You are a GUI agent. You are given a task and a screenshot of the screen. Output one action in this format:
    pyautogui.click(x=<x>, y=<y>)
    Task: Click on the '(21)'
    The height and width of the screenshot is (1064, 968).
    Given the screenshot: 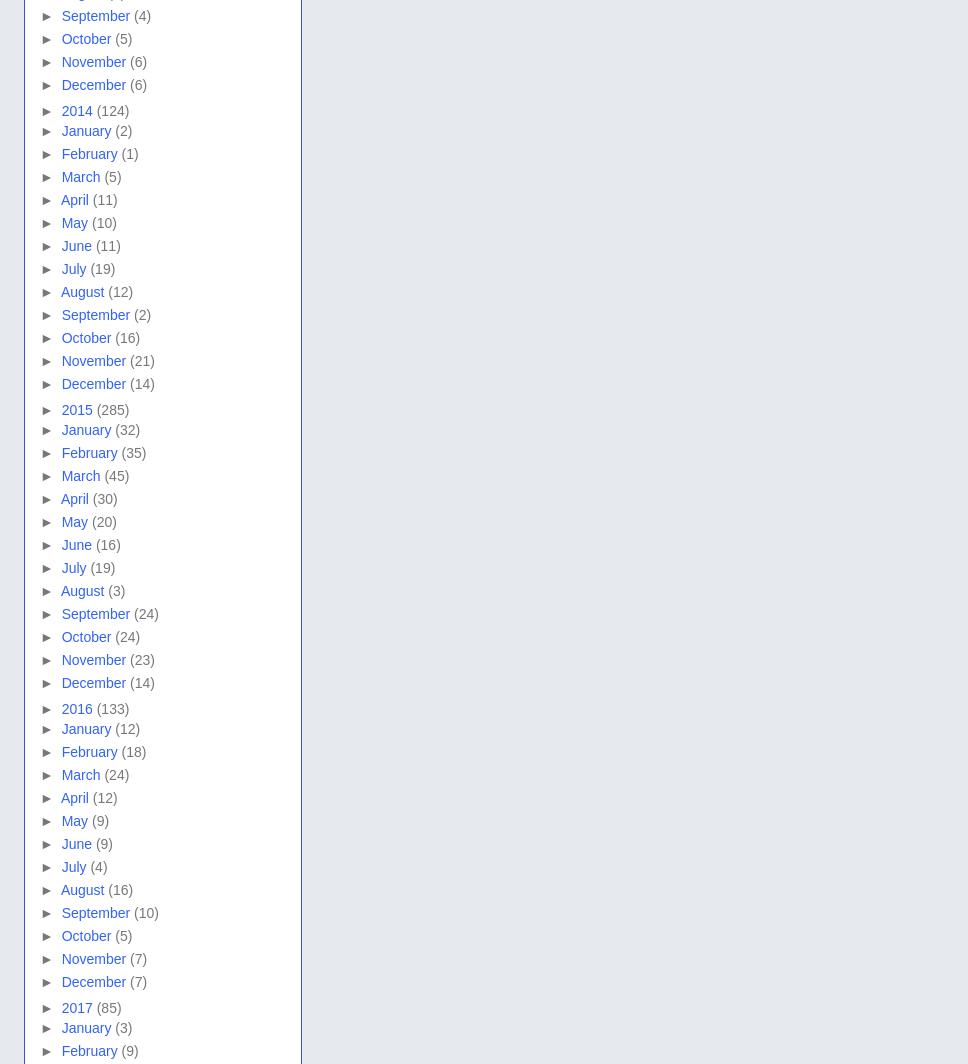 What is the action you would take?
    pyautogui.click(x=141, y=359)
    